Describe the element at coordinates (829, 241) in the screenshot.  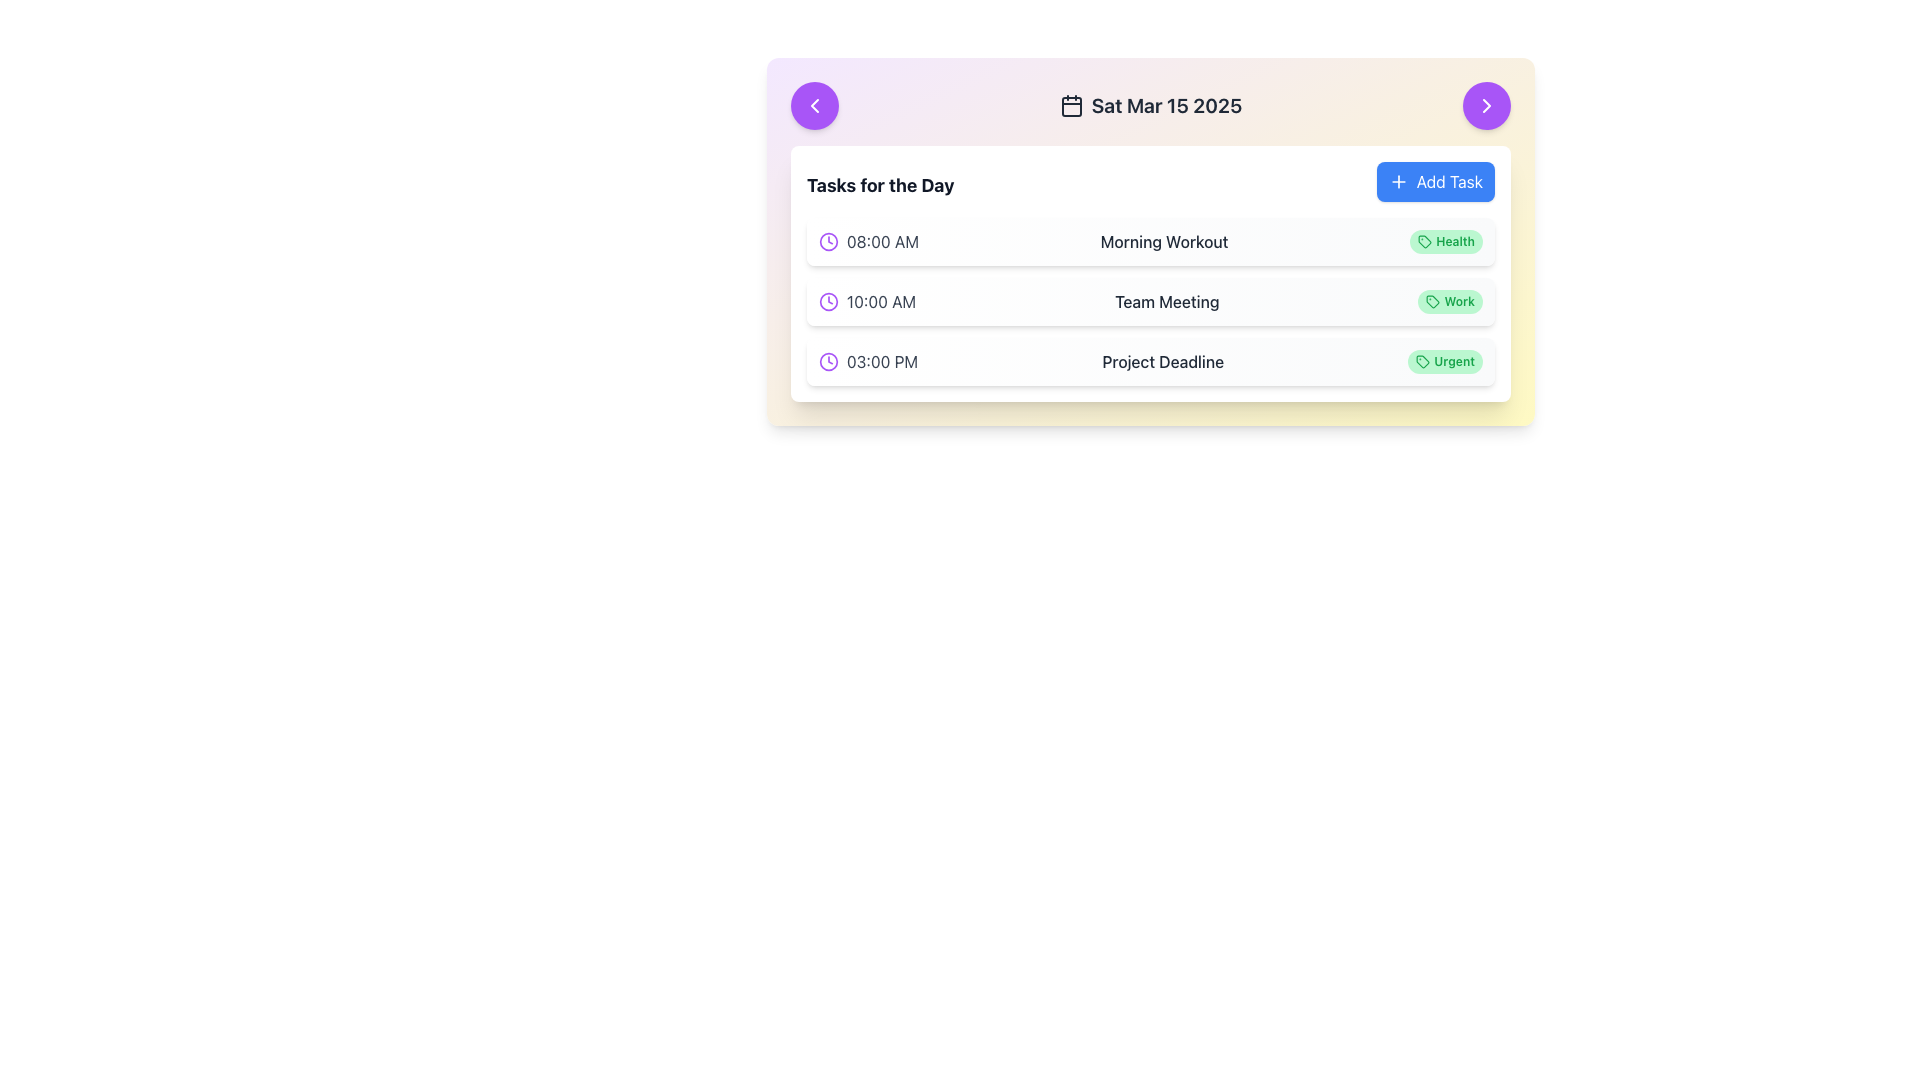
I see `the circular clock icon with a purple border located next to the text '08:00 AM' in the 'Tasks for the Day' section` at that location.